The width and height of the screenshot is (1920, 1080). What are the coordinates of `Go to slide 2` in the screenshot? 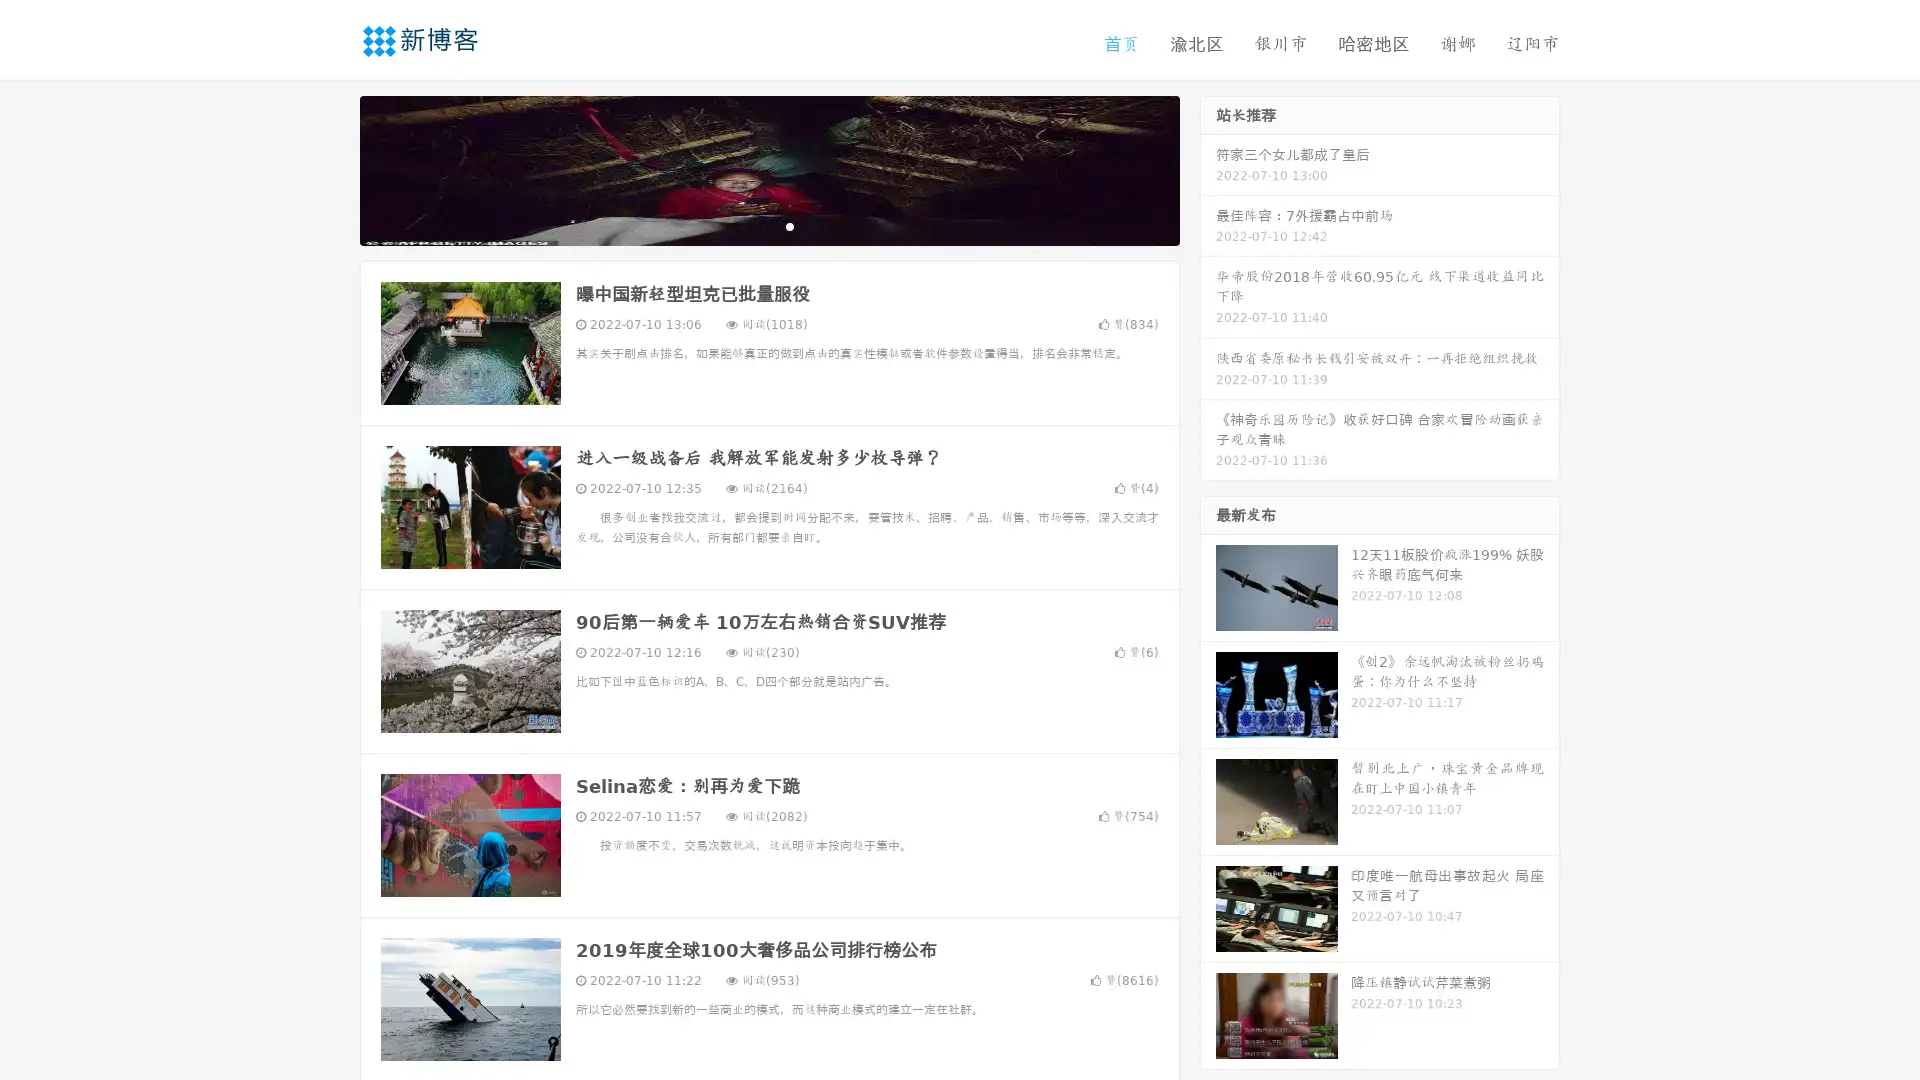 It's located at (768, 225).